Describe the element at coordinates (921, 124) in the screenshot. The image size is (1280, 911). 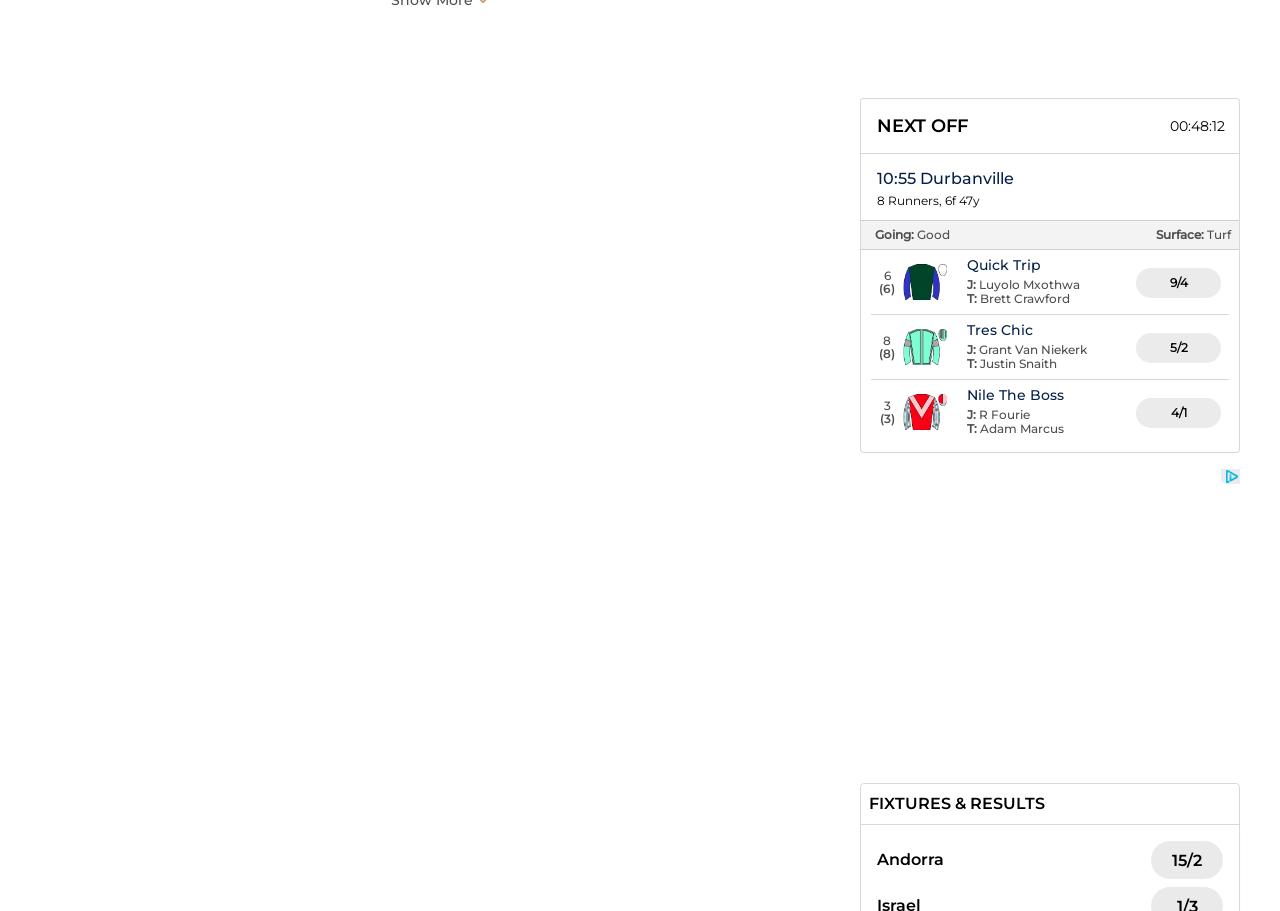
I see `'Next Off'` at that location.